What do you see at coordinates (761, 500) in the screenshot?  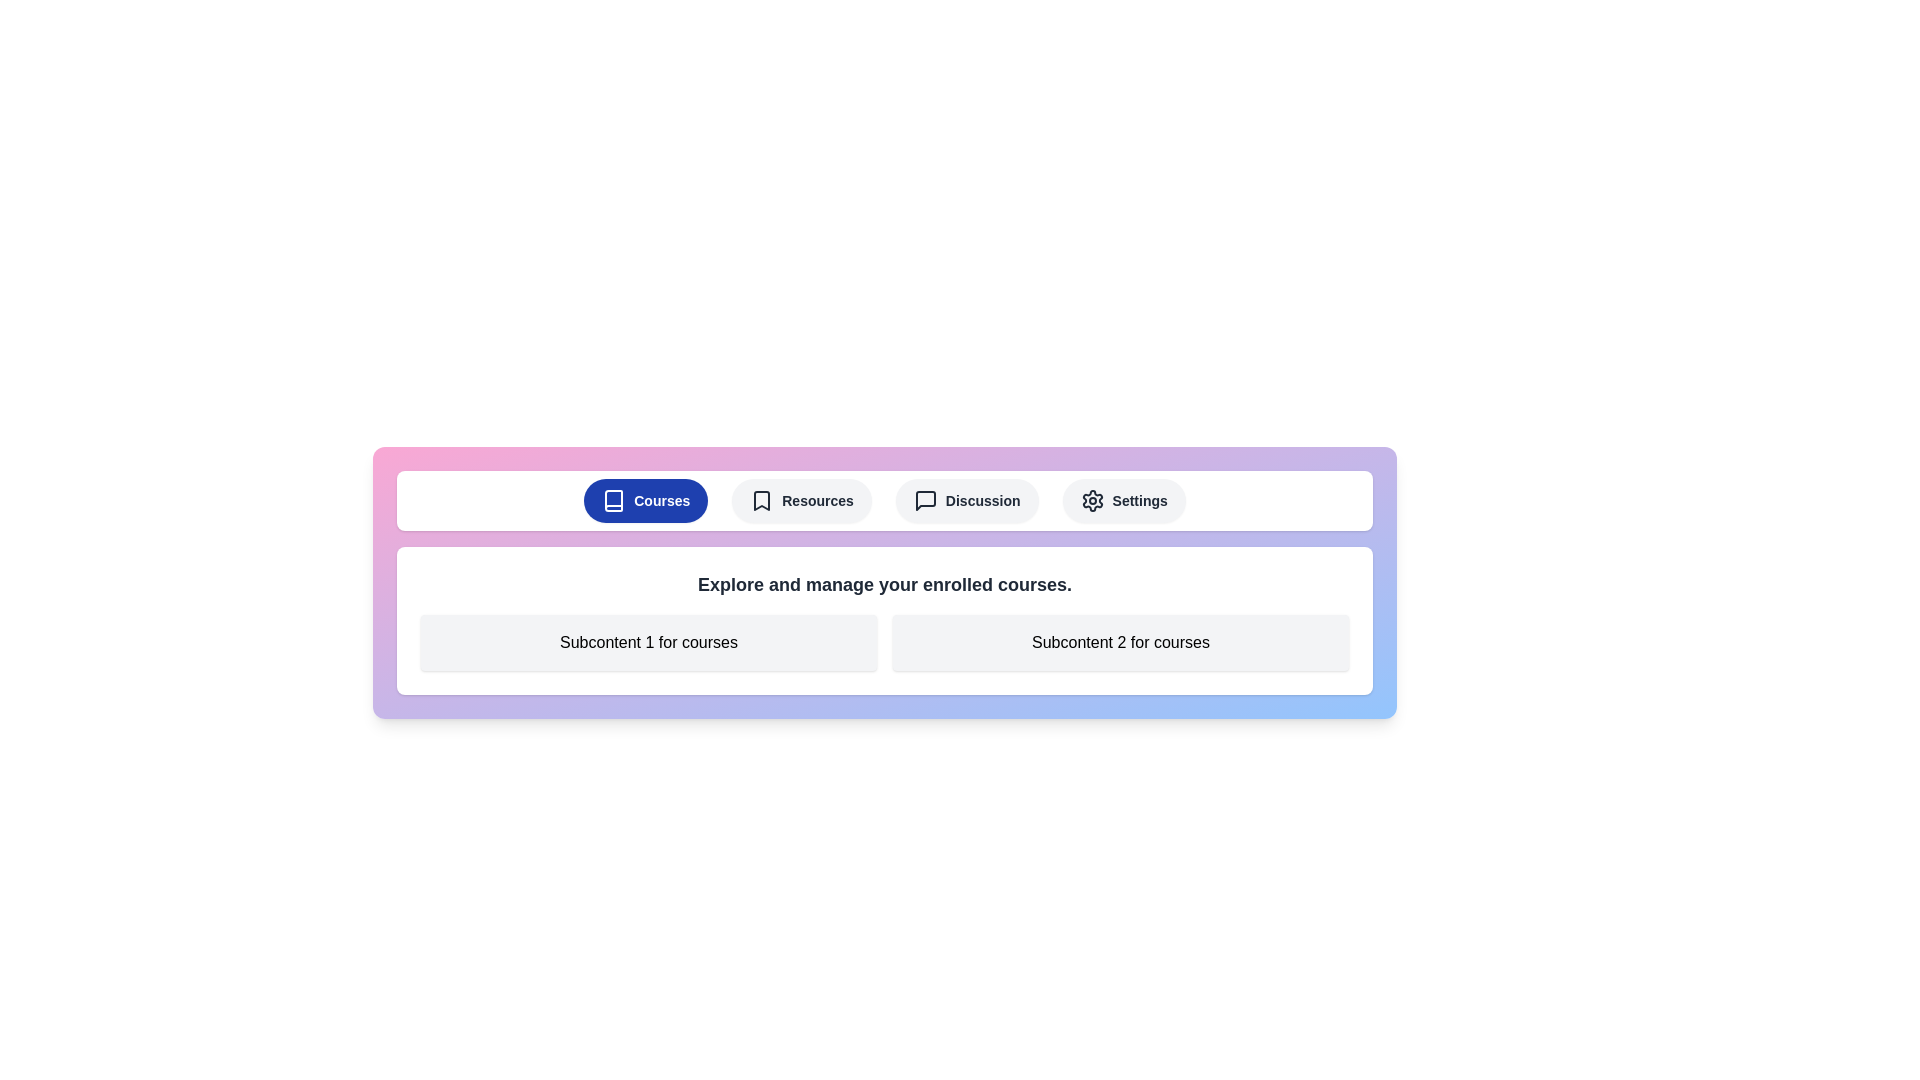 I see `the bookmark icon in the navigation bar` at bounding box center [761, 500].